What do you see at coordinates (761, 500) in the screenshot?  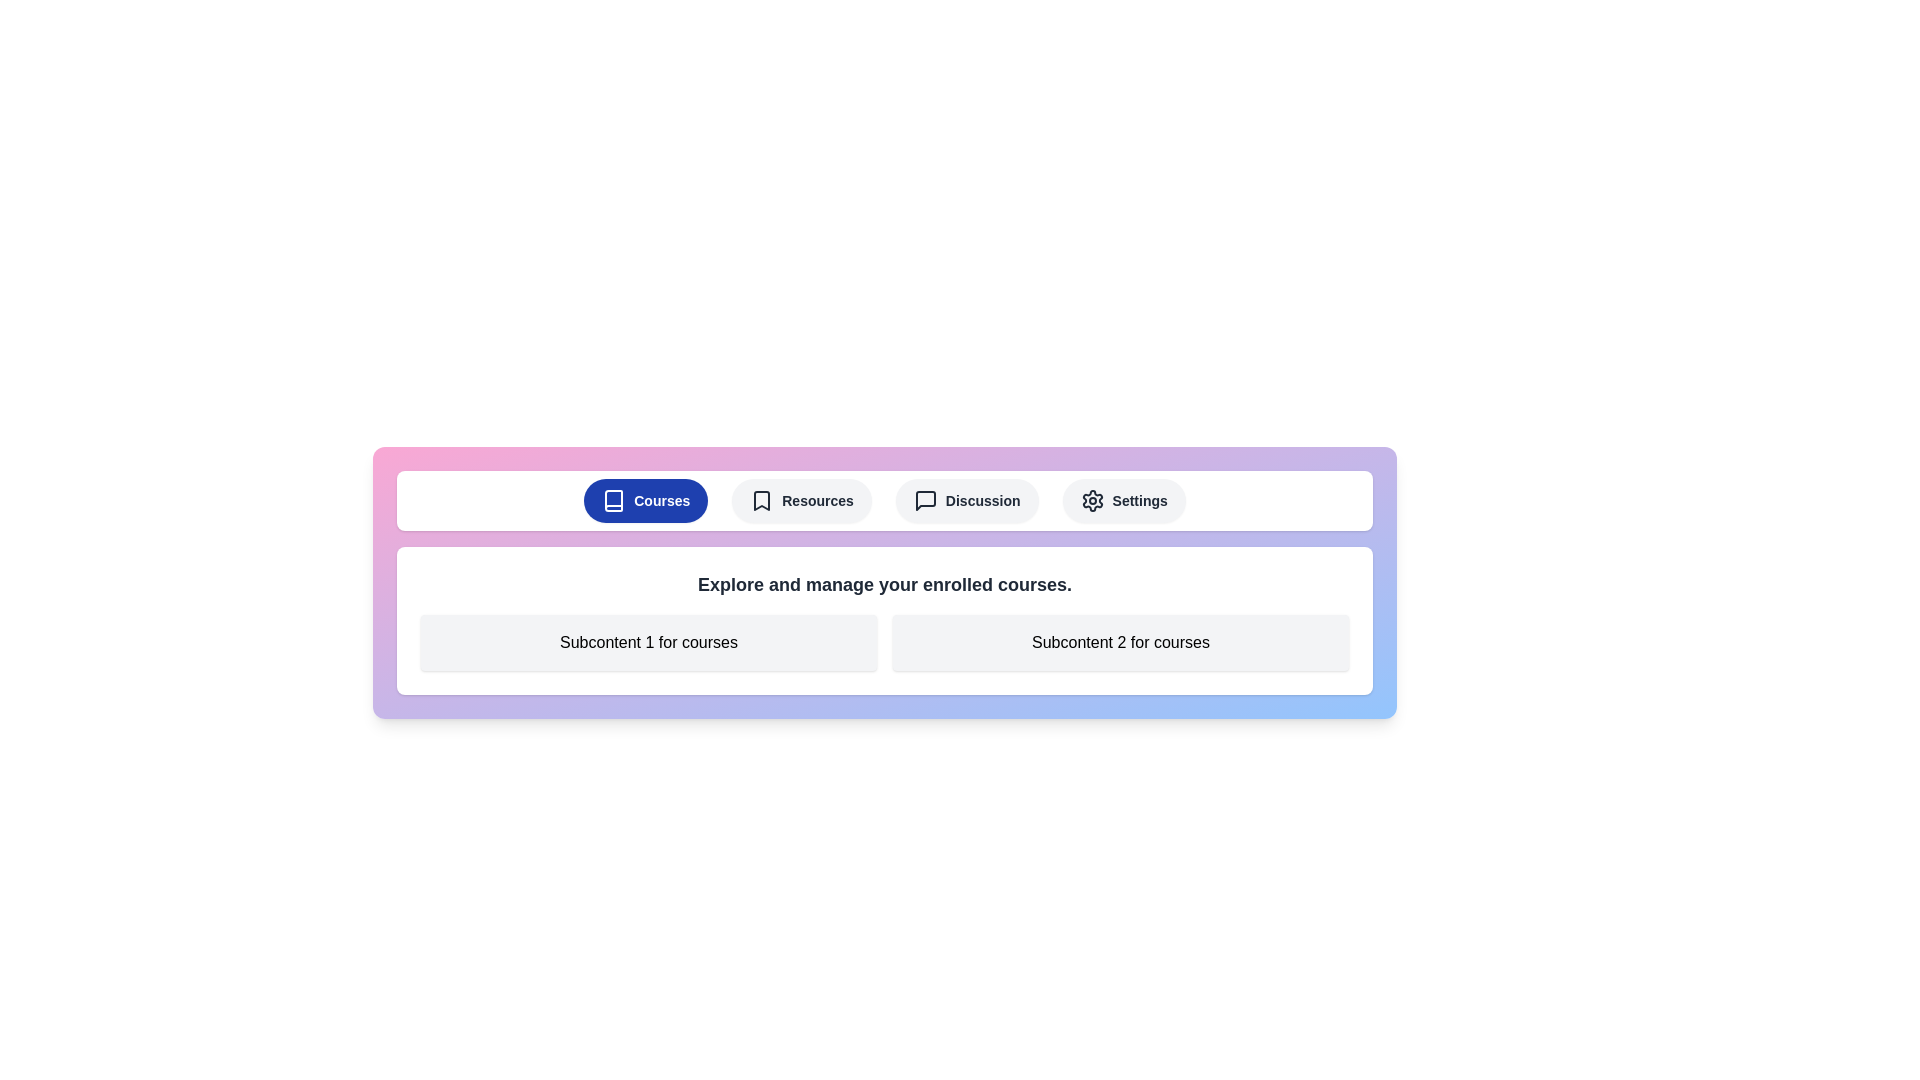 I see `the bookmark icon in the navigation bar` at bounding box center [761, 500].